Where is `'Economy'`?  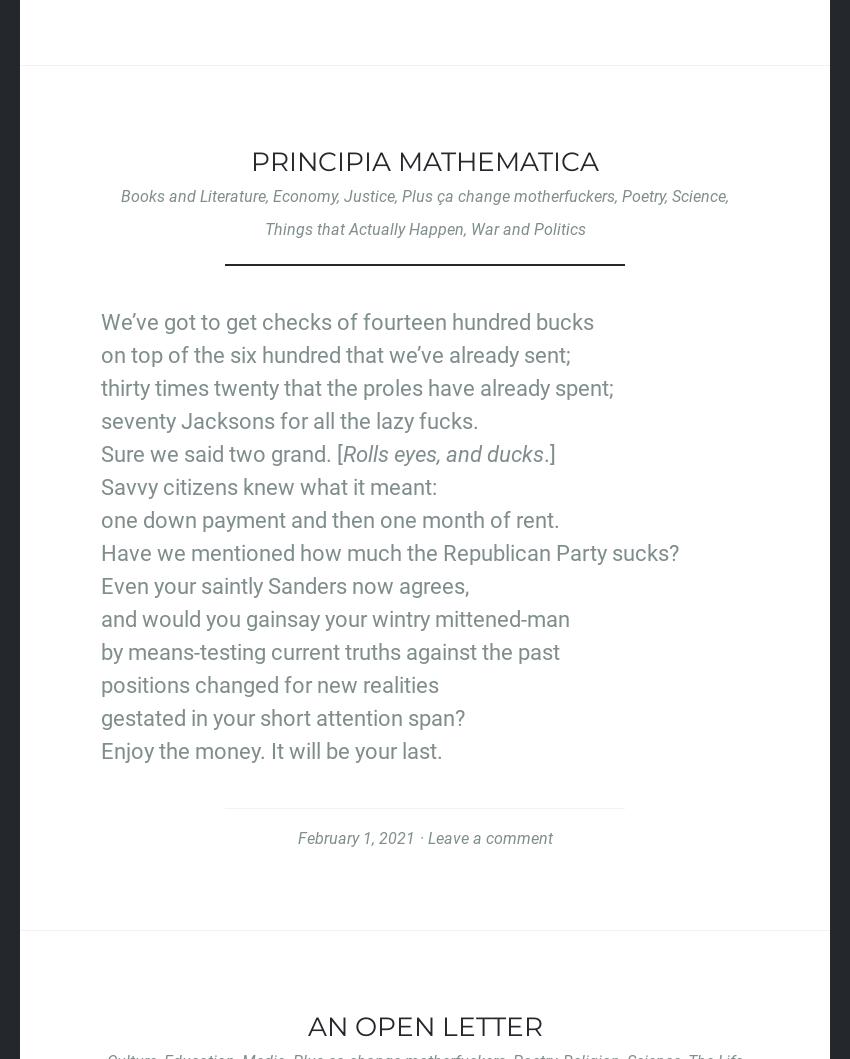
'Economy' is located at coordinates (304, 195).